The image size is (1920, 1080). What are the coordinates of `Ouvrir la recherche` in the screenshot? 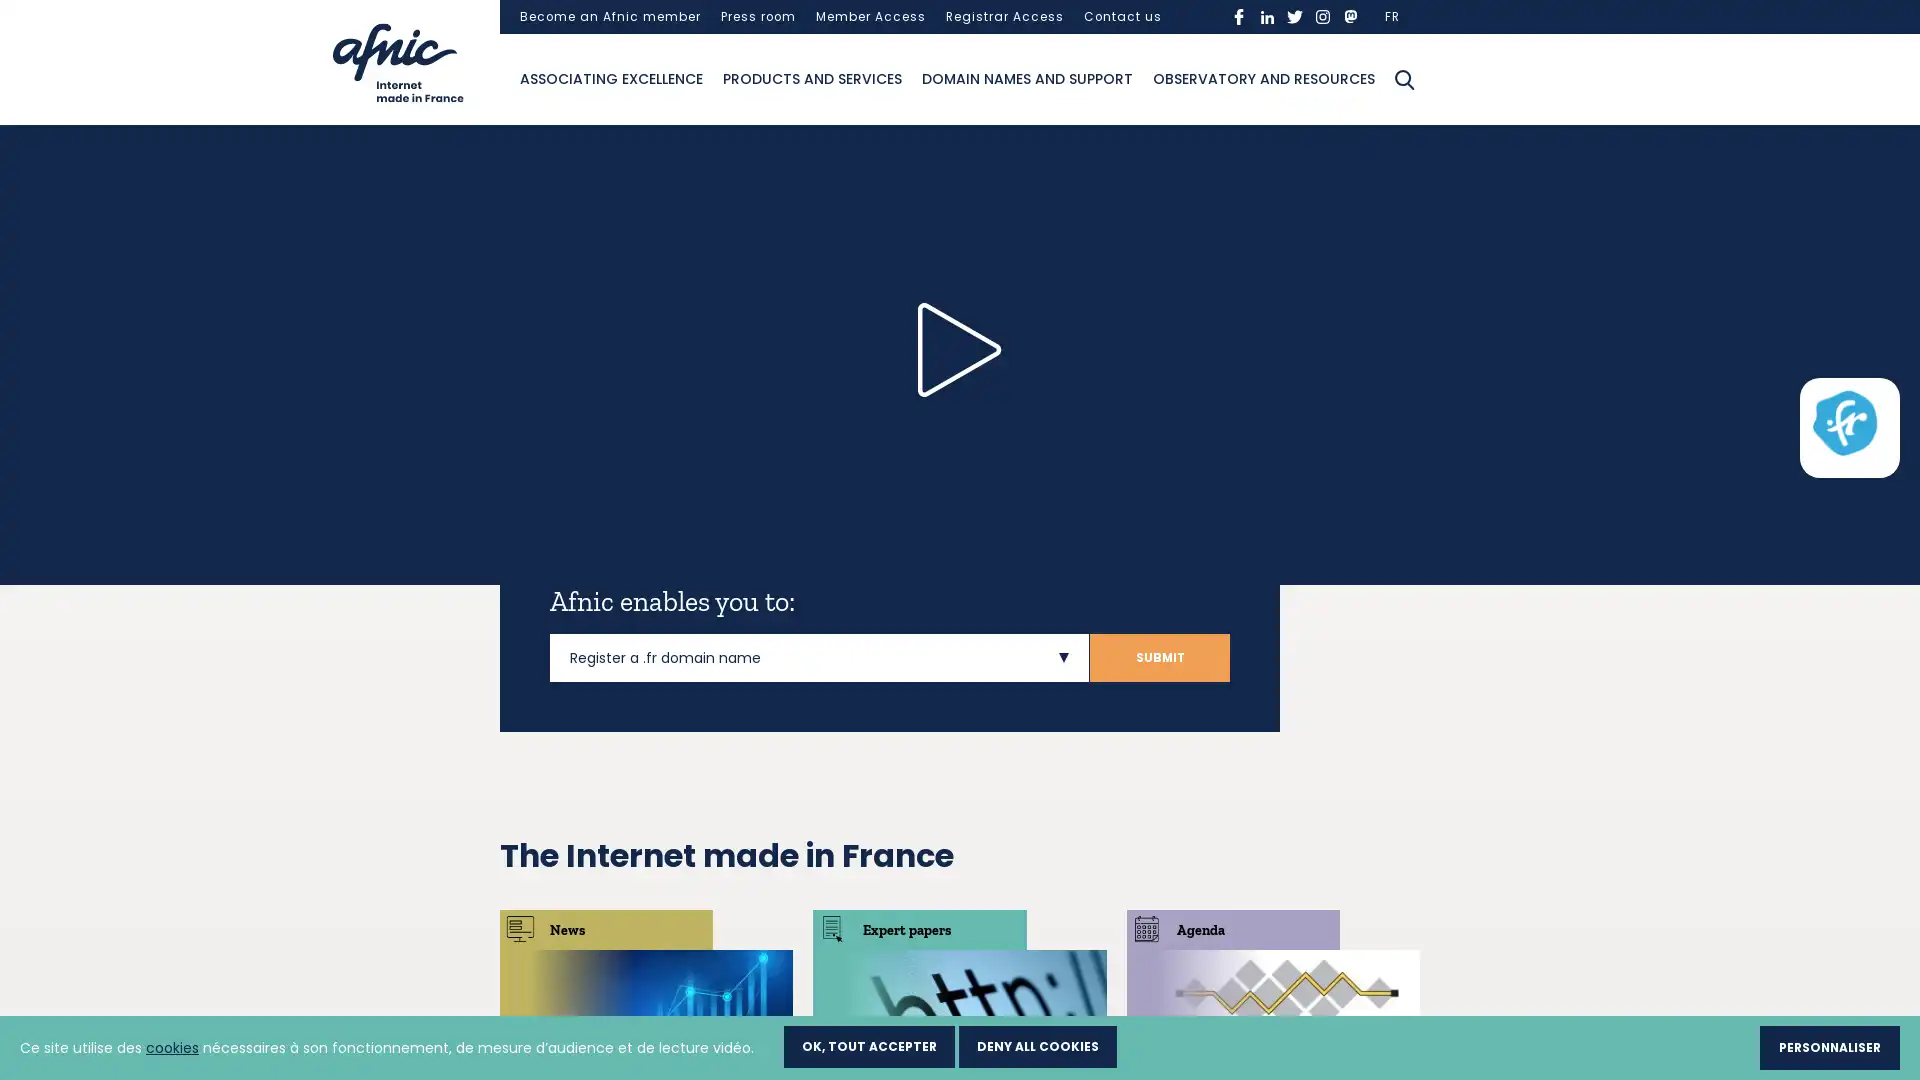 It's located at (1404, 77).